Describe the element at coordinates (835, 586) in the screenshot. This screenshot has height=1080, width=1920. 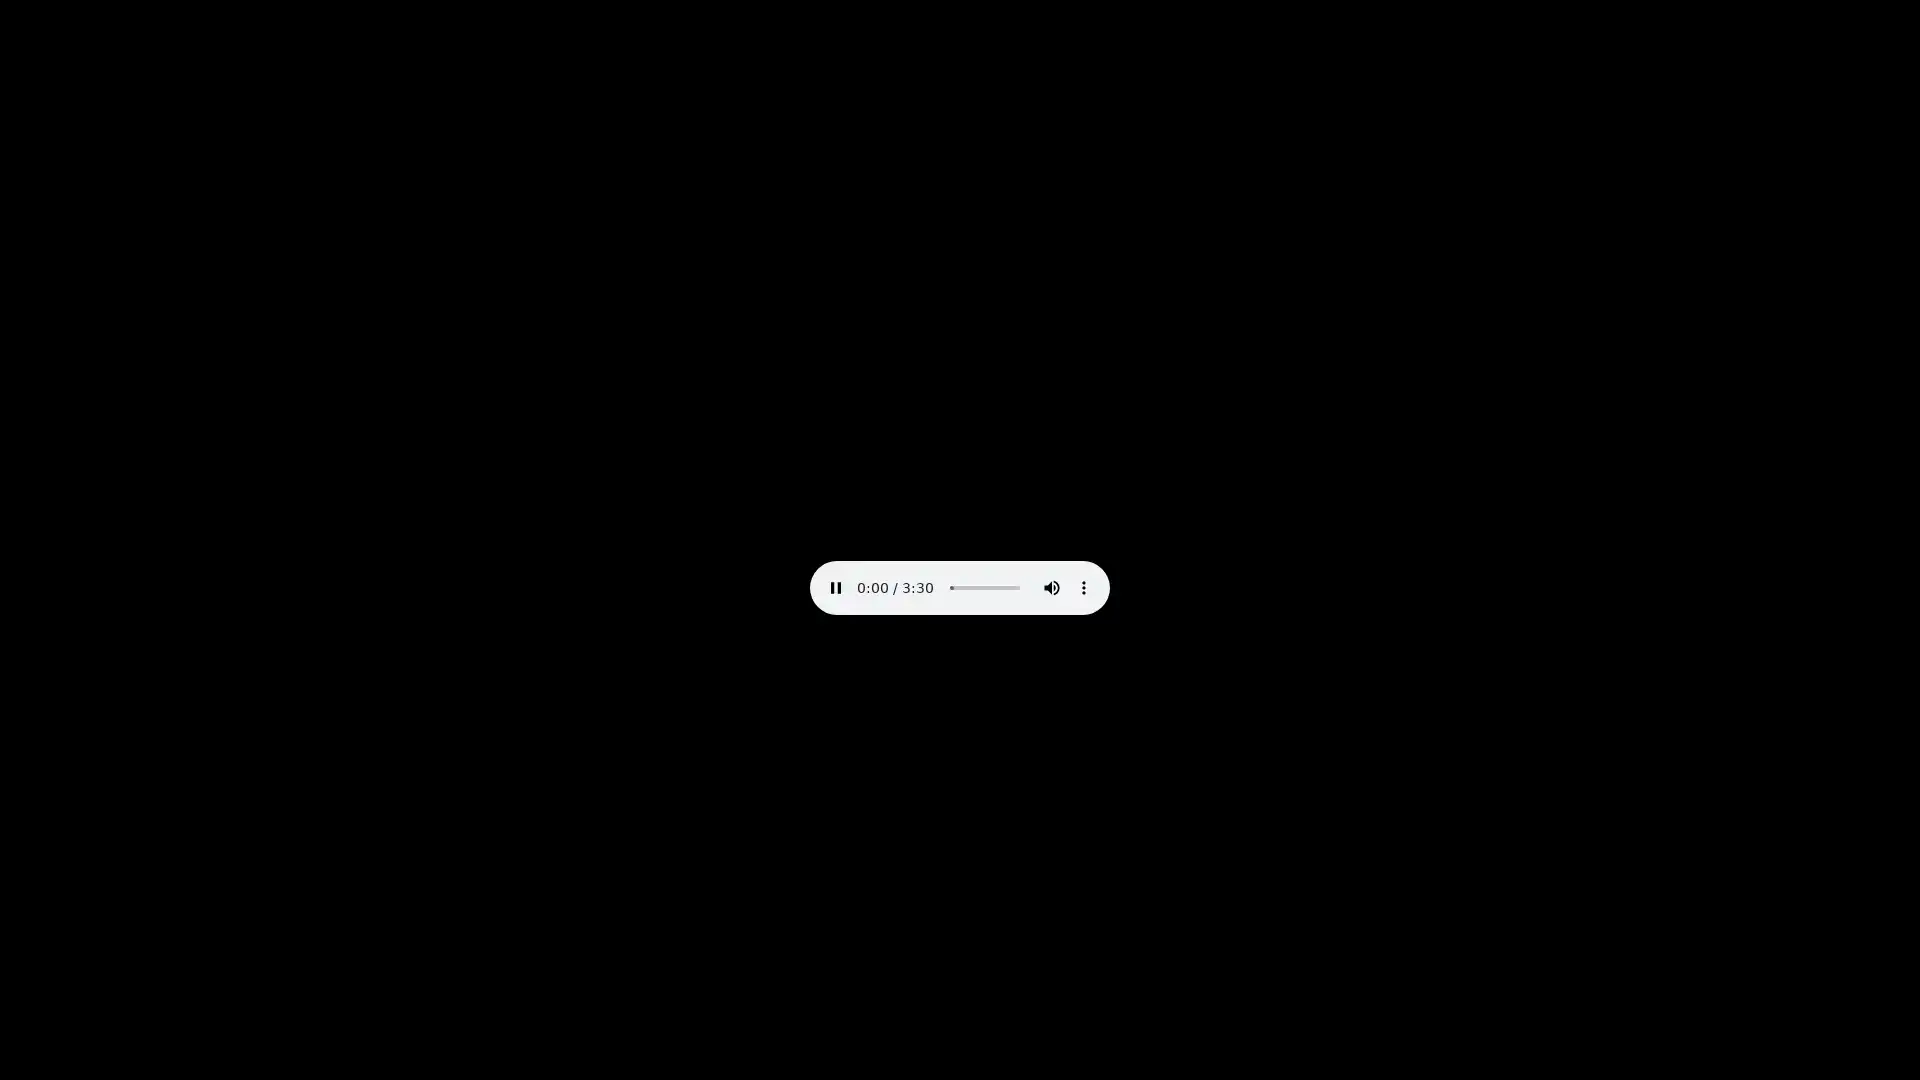
I see `pause` at that location.